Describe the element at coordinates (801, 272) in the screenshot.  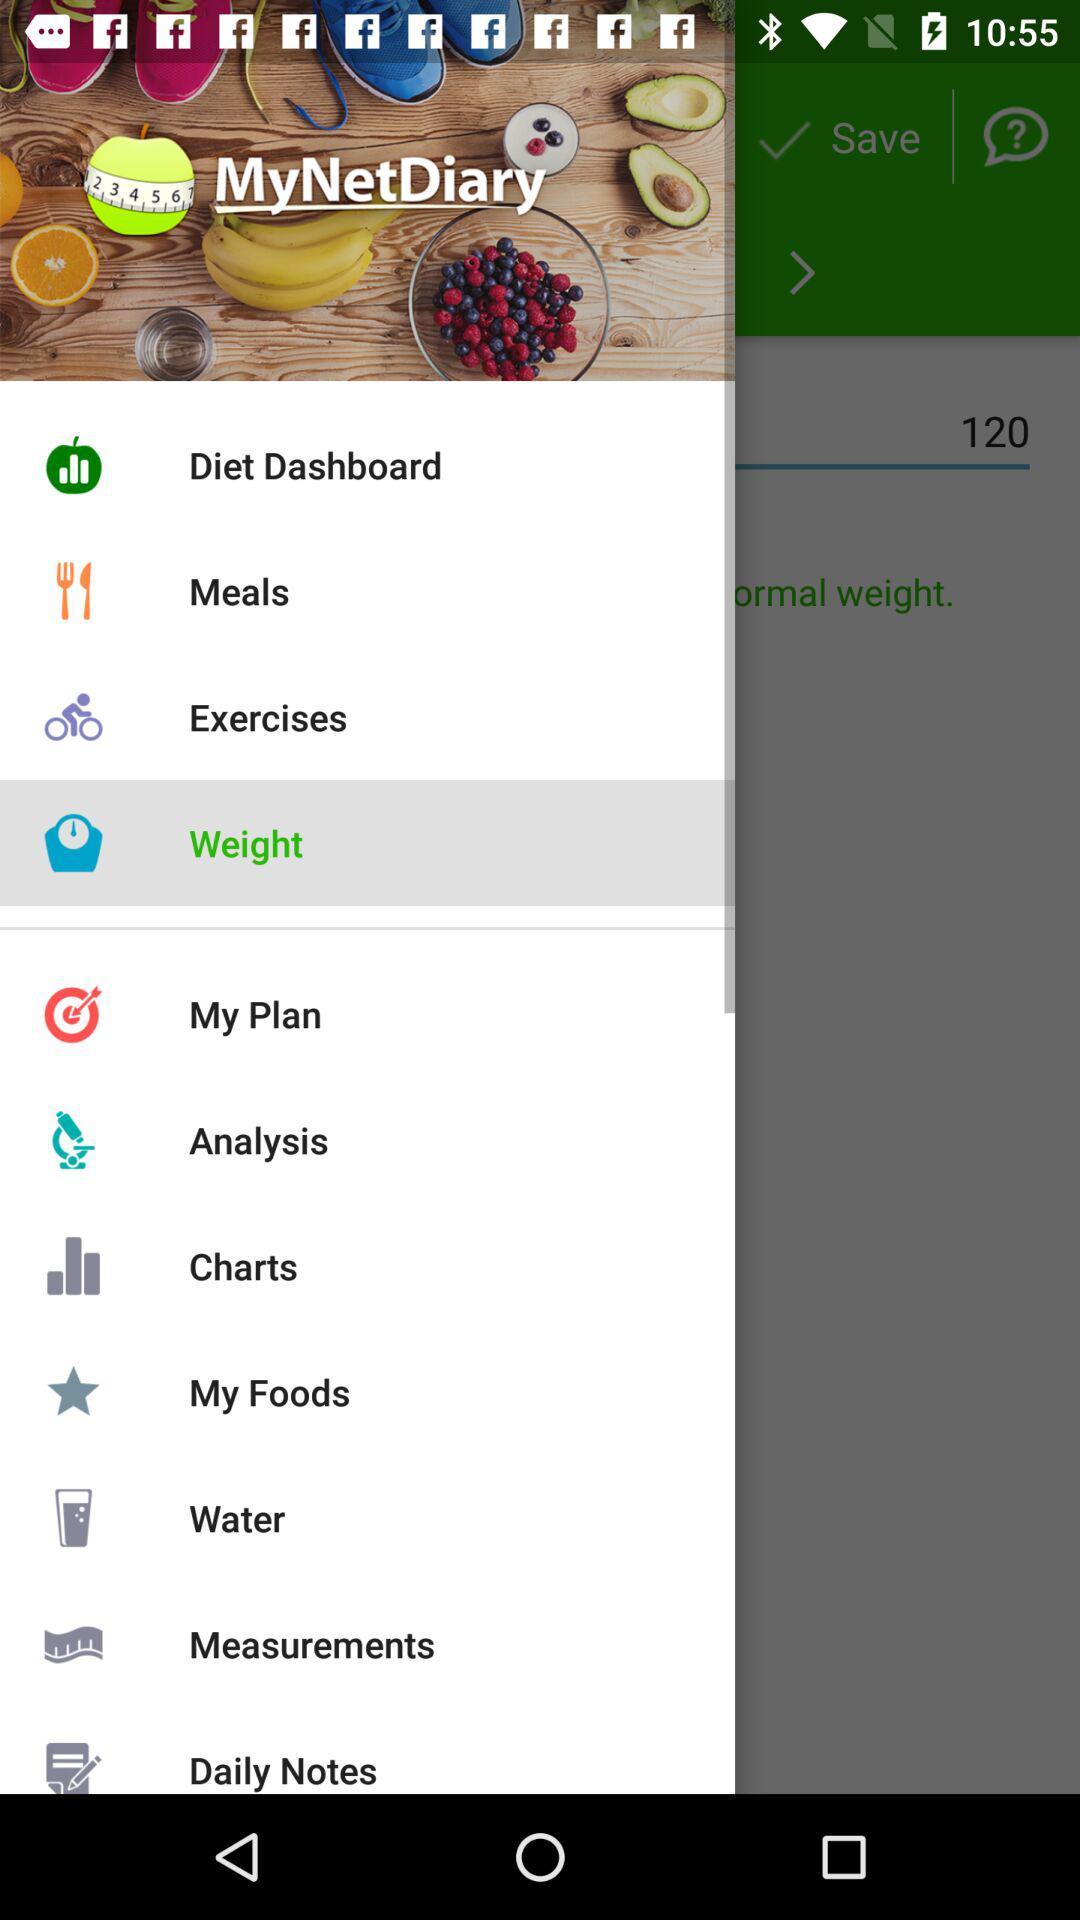
I see `the icon arrow` at that location.